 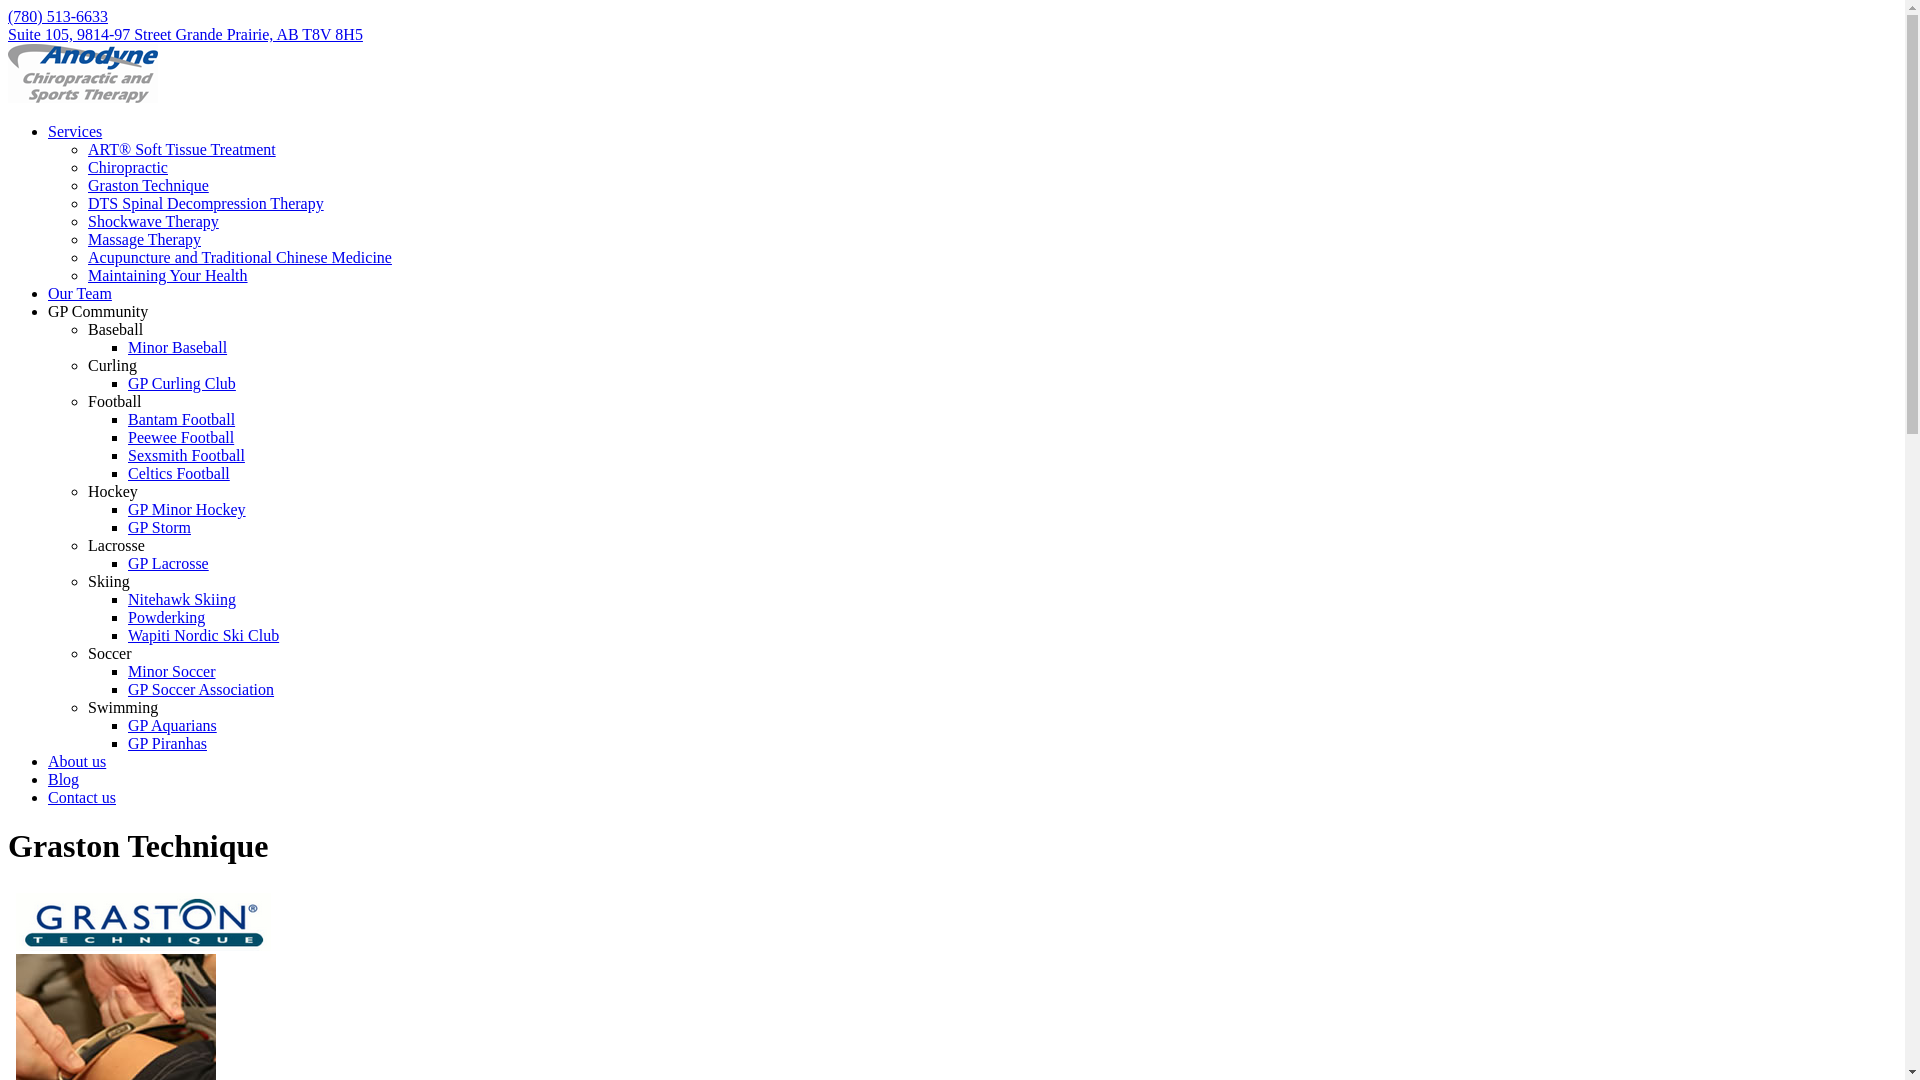 What do you see at coordinates (152, 221) in the screenshot?
I see `'Shockwave Therapy'` at bounding box center [152, 221].